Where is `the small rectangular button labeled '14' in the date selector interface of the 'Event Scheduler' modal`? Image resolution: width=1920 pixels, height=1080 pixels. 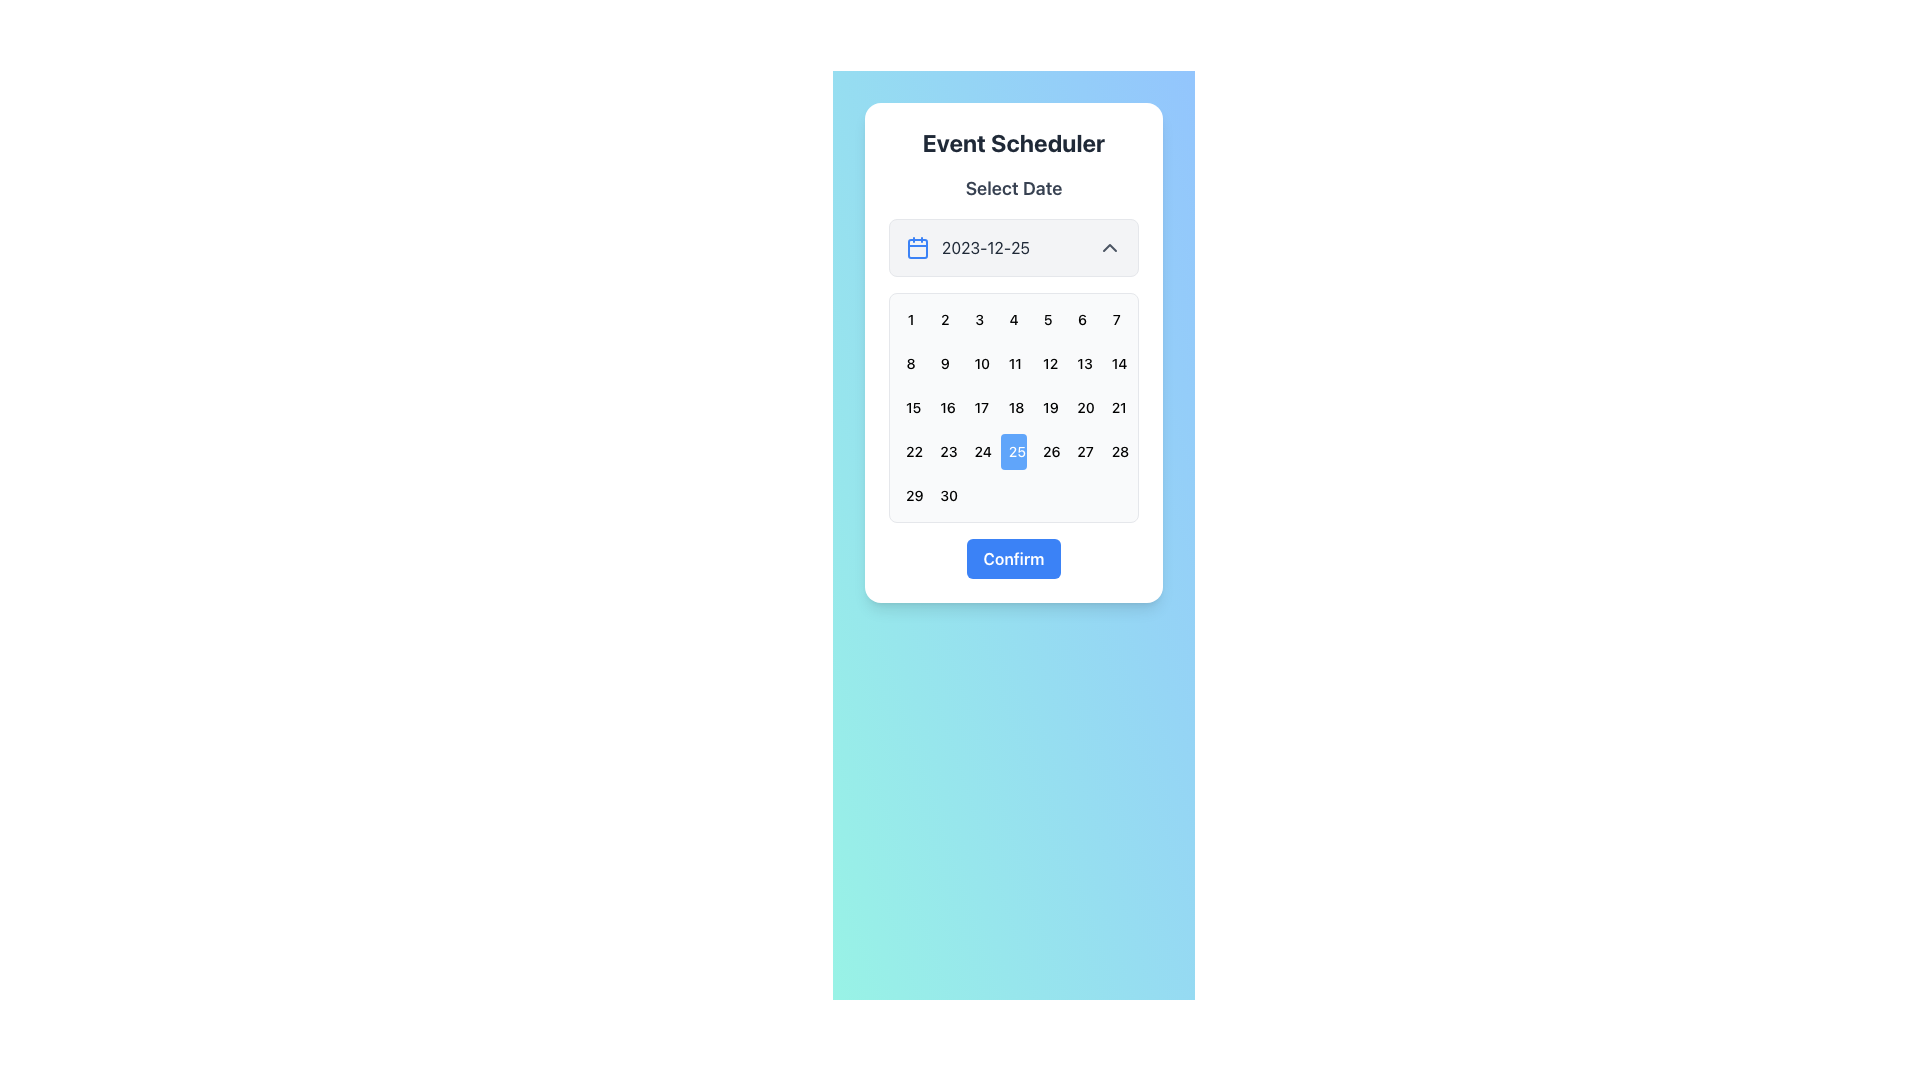
the small rectangular button labeled '14' in the date selector interface of the 'Event Scheduler' modal is located at coordinates (1115, 363).